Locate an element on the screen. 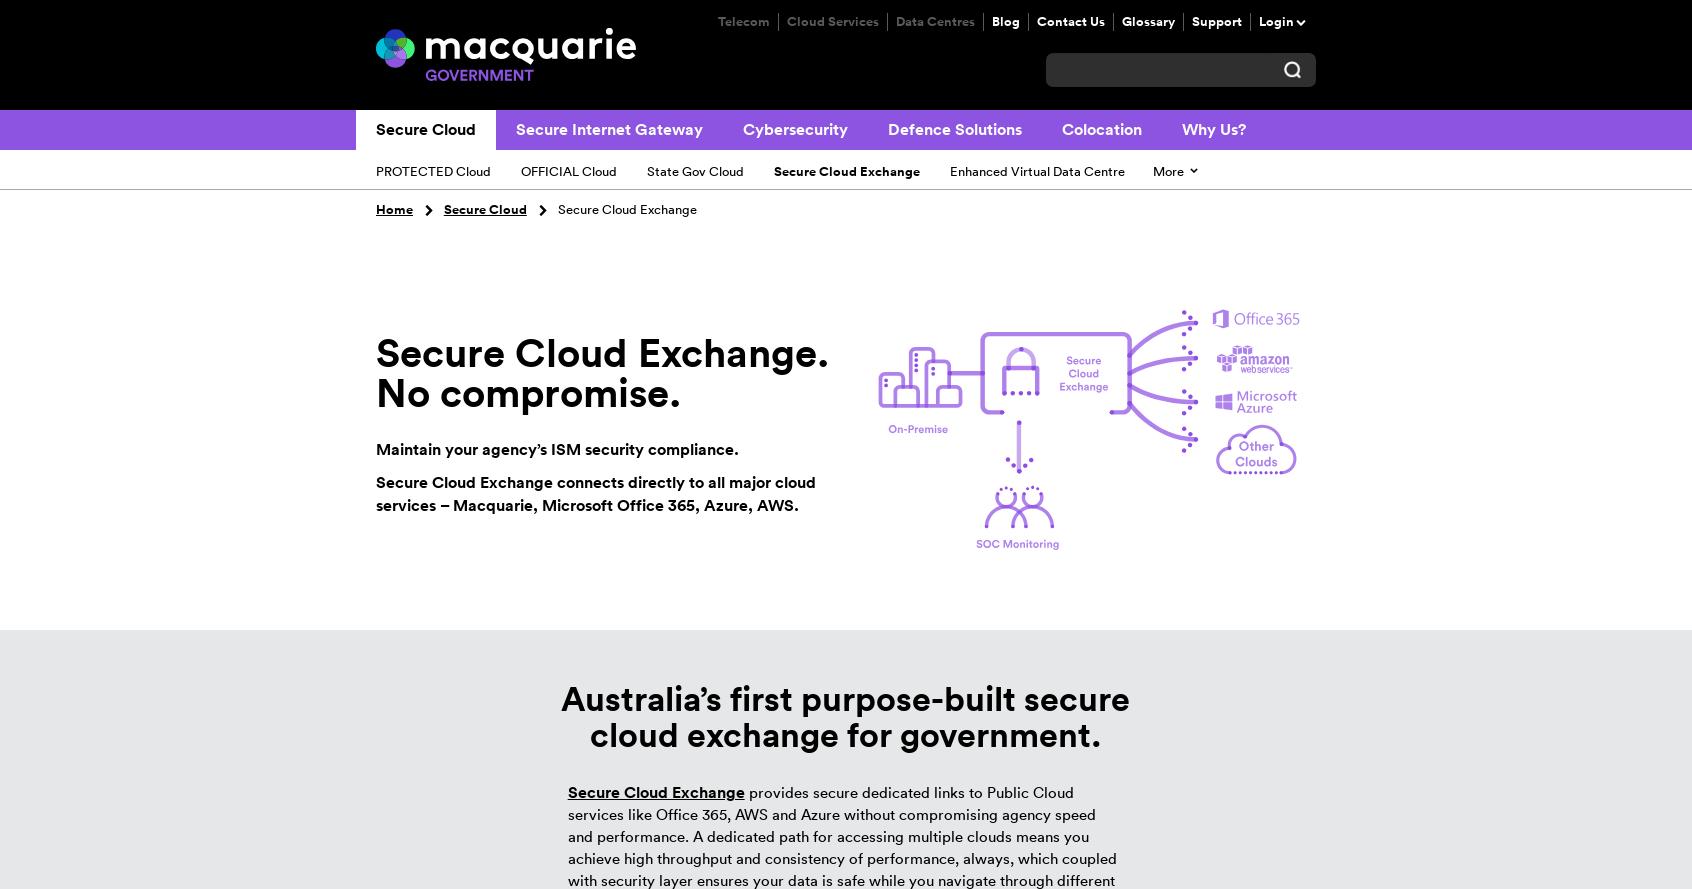 The image size is (1692, 889). 'State Gov Cloud' is located at coordinates (695, 171).